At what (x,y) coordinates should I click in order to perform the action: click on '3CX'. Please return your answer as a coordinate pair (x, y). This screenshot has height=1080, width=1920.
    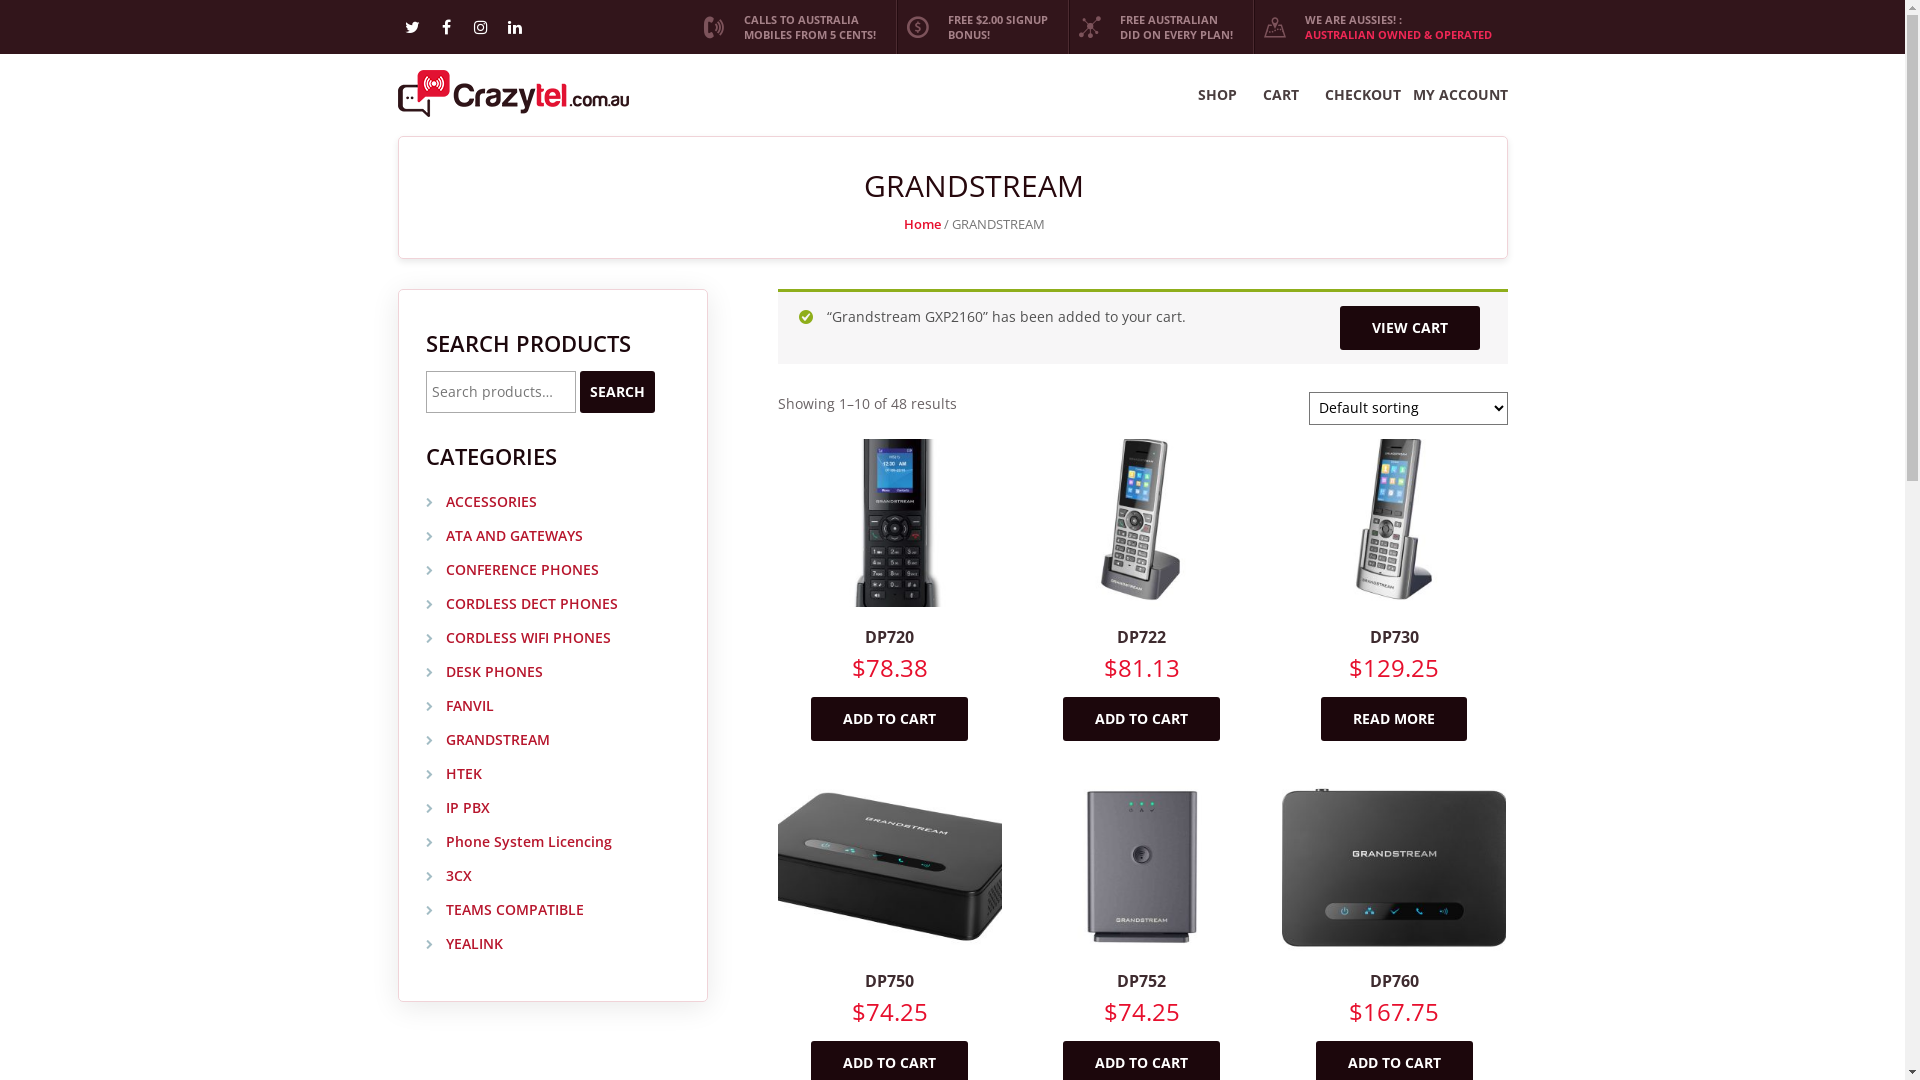
    Looking at the image, I should click on (448, 875).